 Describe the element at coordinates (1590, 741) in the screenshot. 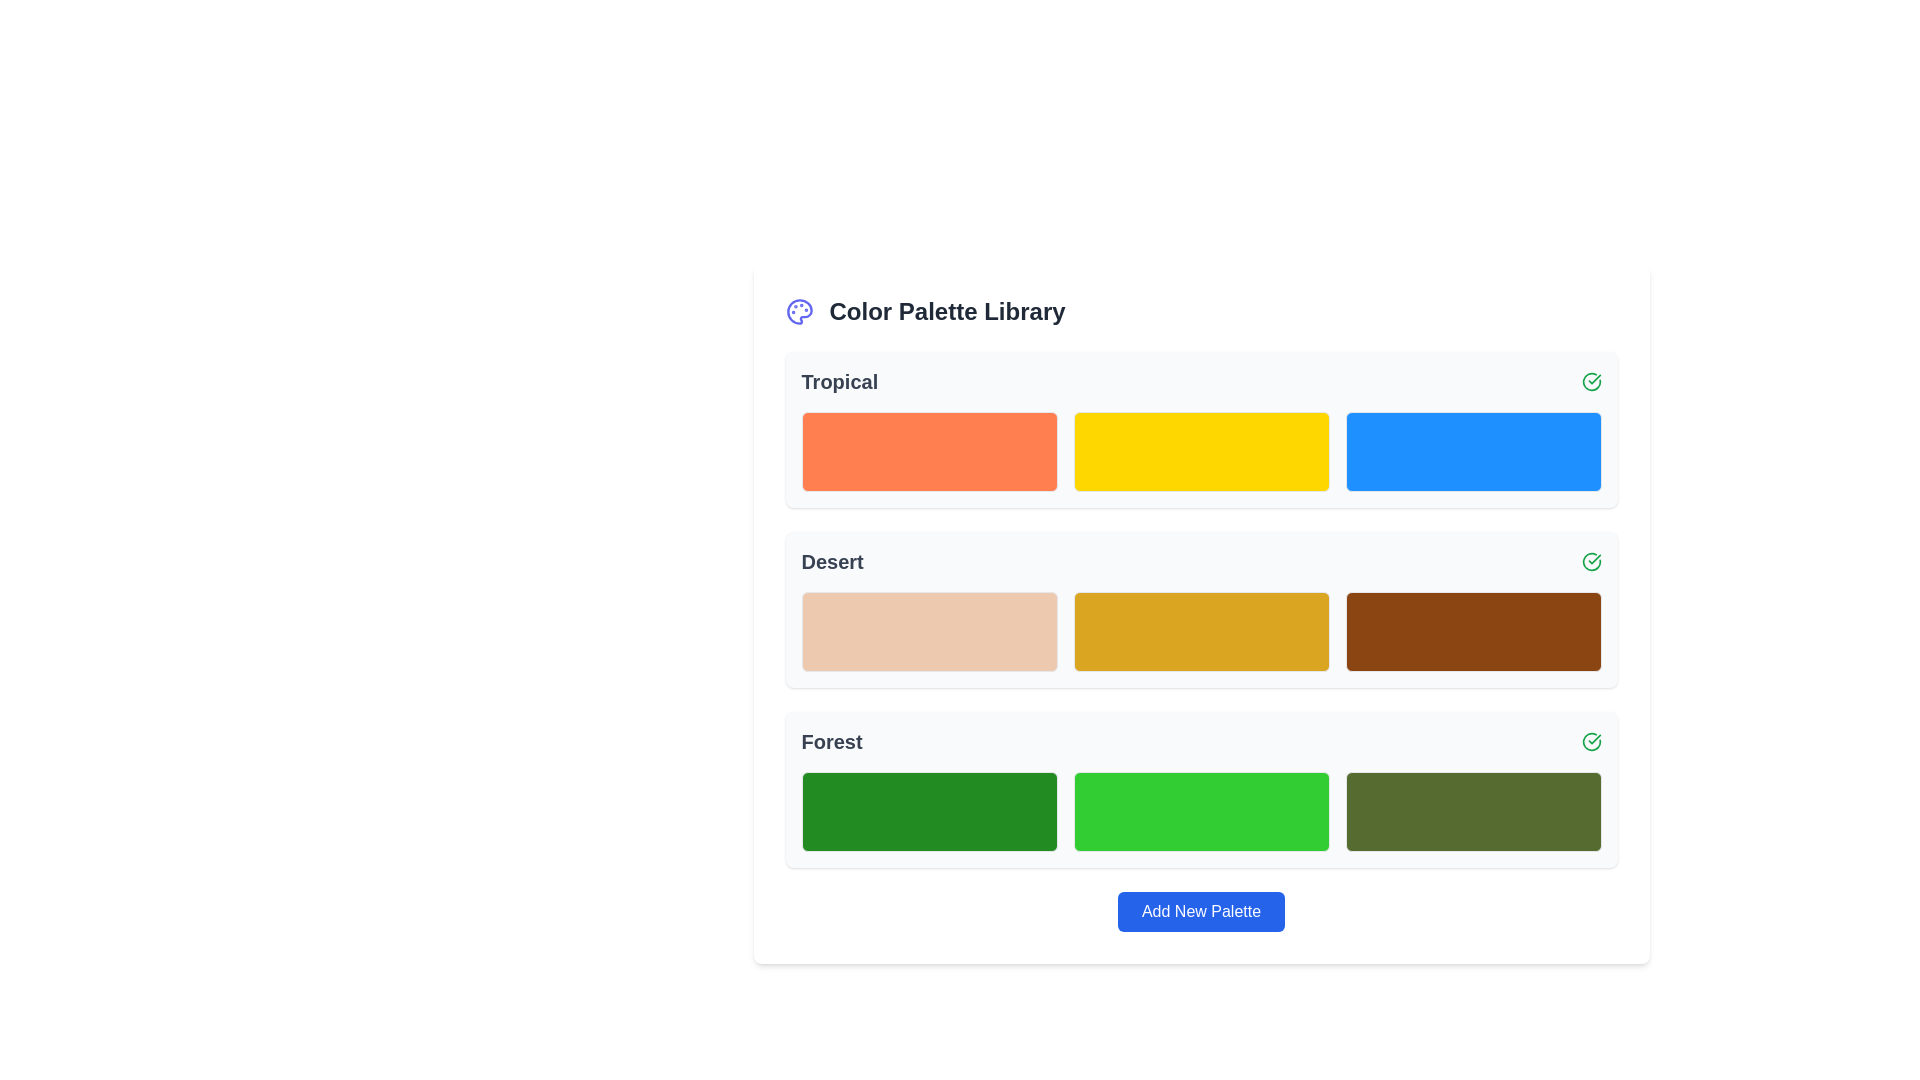

I see `the SVG graphic indicator for the 'Desert' palette row, which signifies an active or selected state in the associated palette group` at that location.